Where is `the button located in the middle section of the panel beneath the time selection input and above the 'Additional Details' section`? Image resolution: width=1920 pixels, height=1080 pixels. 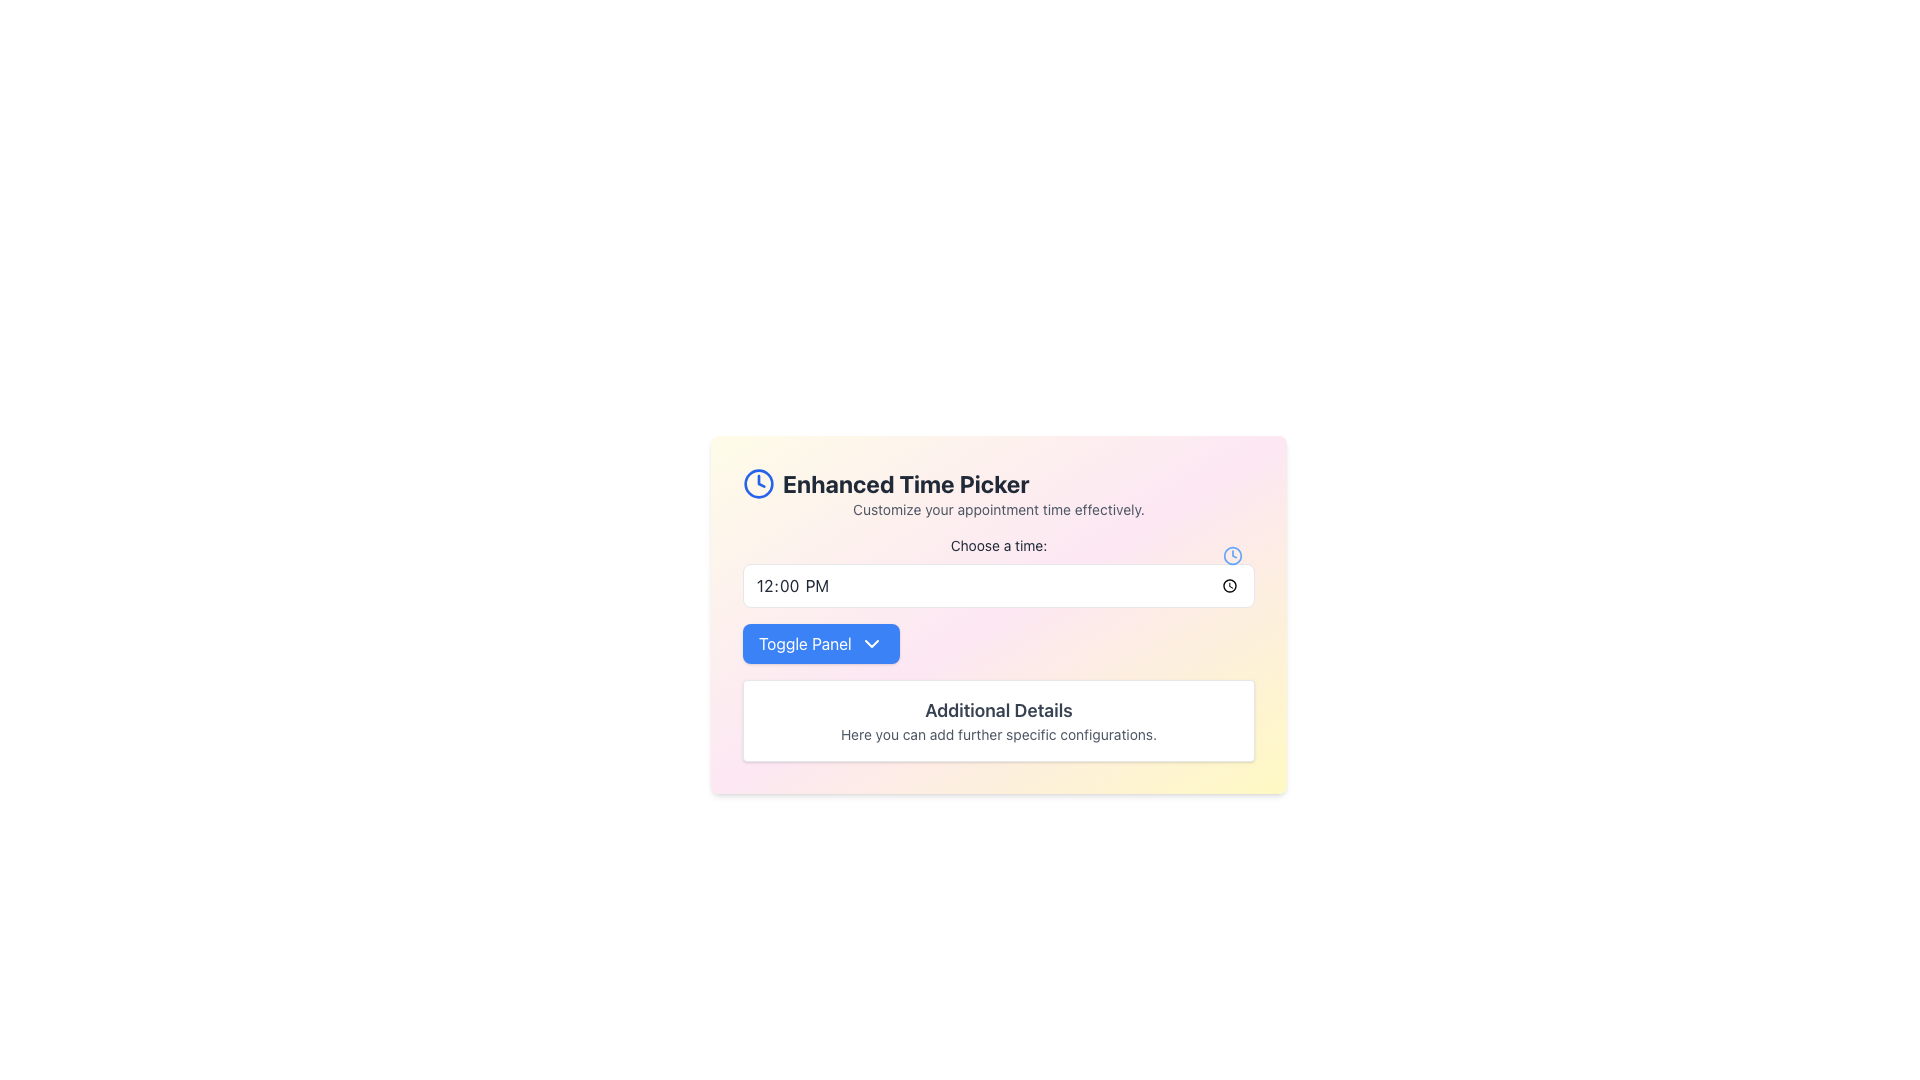 the button located in the middle section of the panel beneath the time selection input and above the 'Additional Details' section is located at coordinates (998, 644).